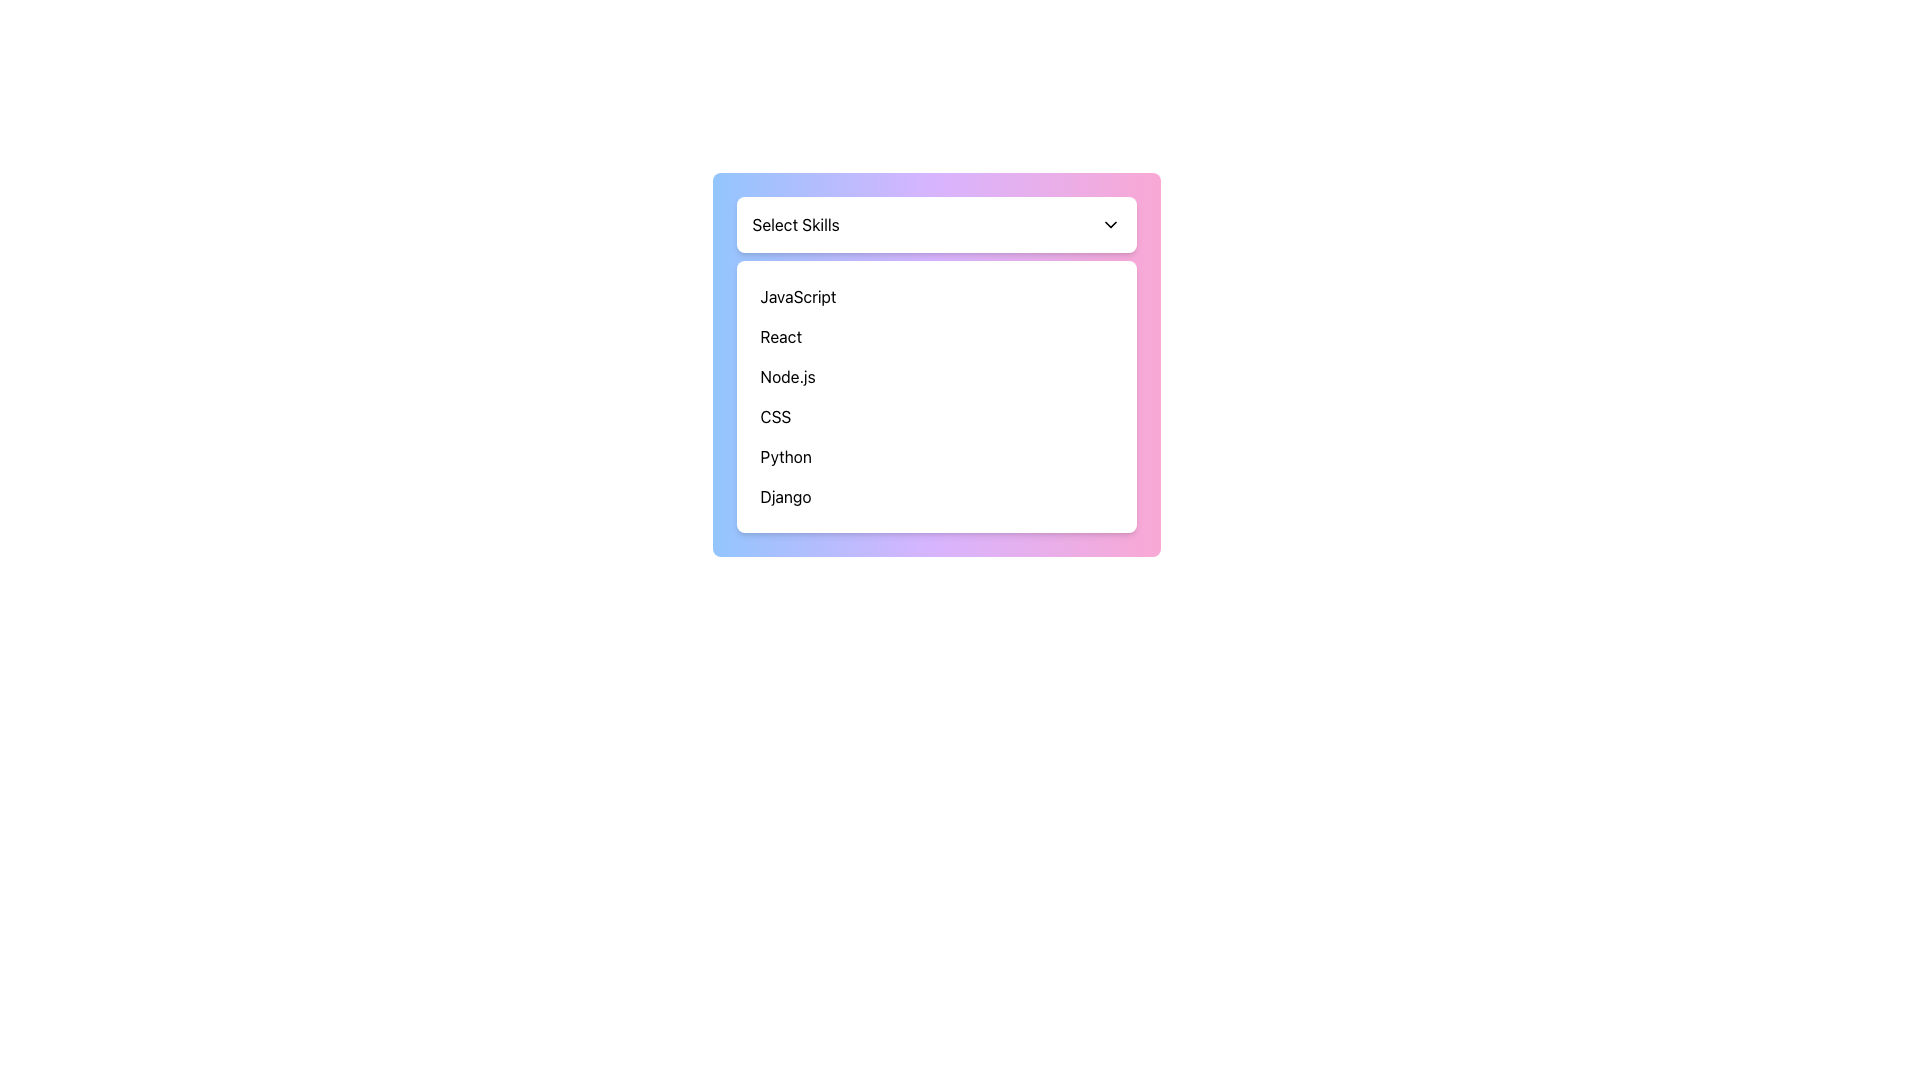  I want to click on the text label displaying 'JavaScript' in the dropdown list under 'Select Skills', so click(797, 297).